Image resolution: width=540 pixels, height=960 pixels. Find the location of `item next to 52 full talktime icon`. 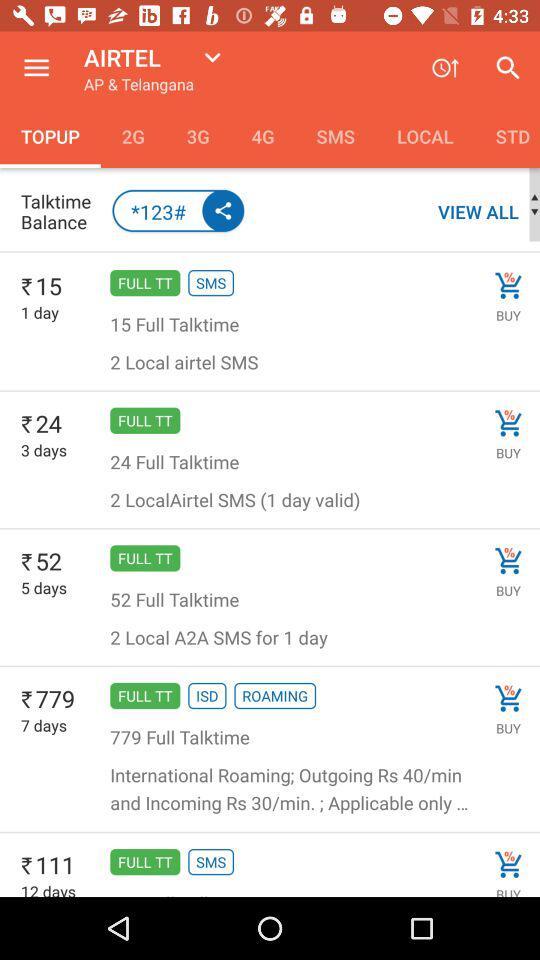

item next to 52 full talktime icon is located at coordinates (508, 561).